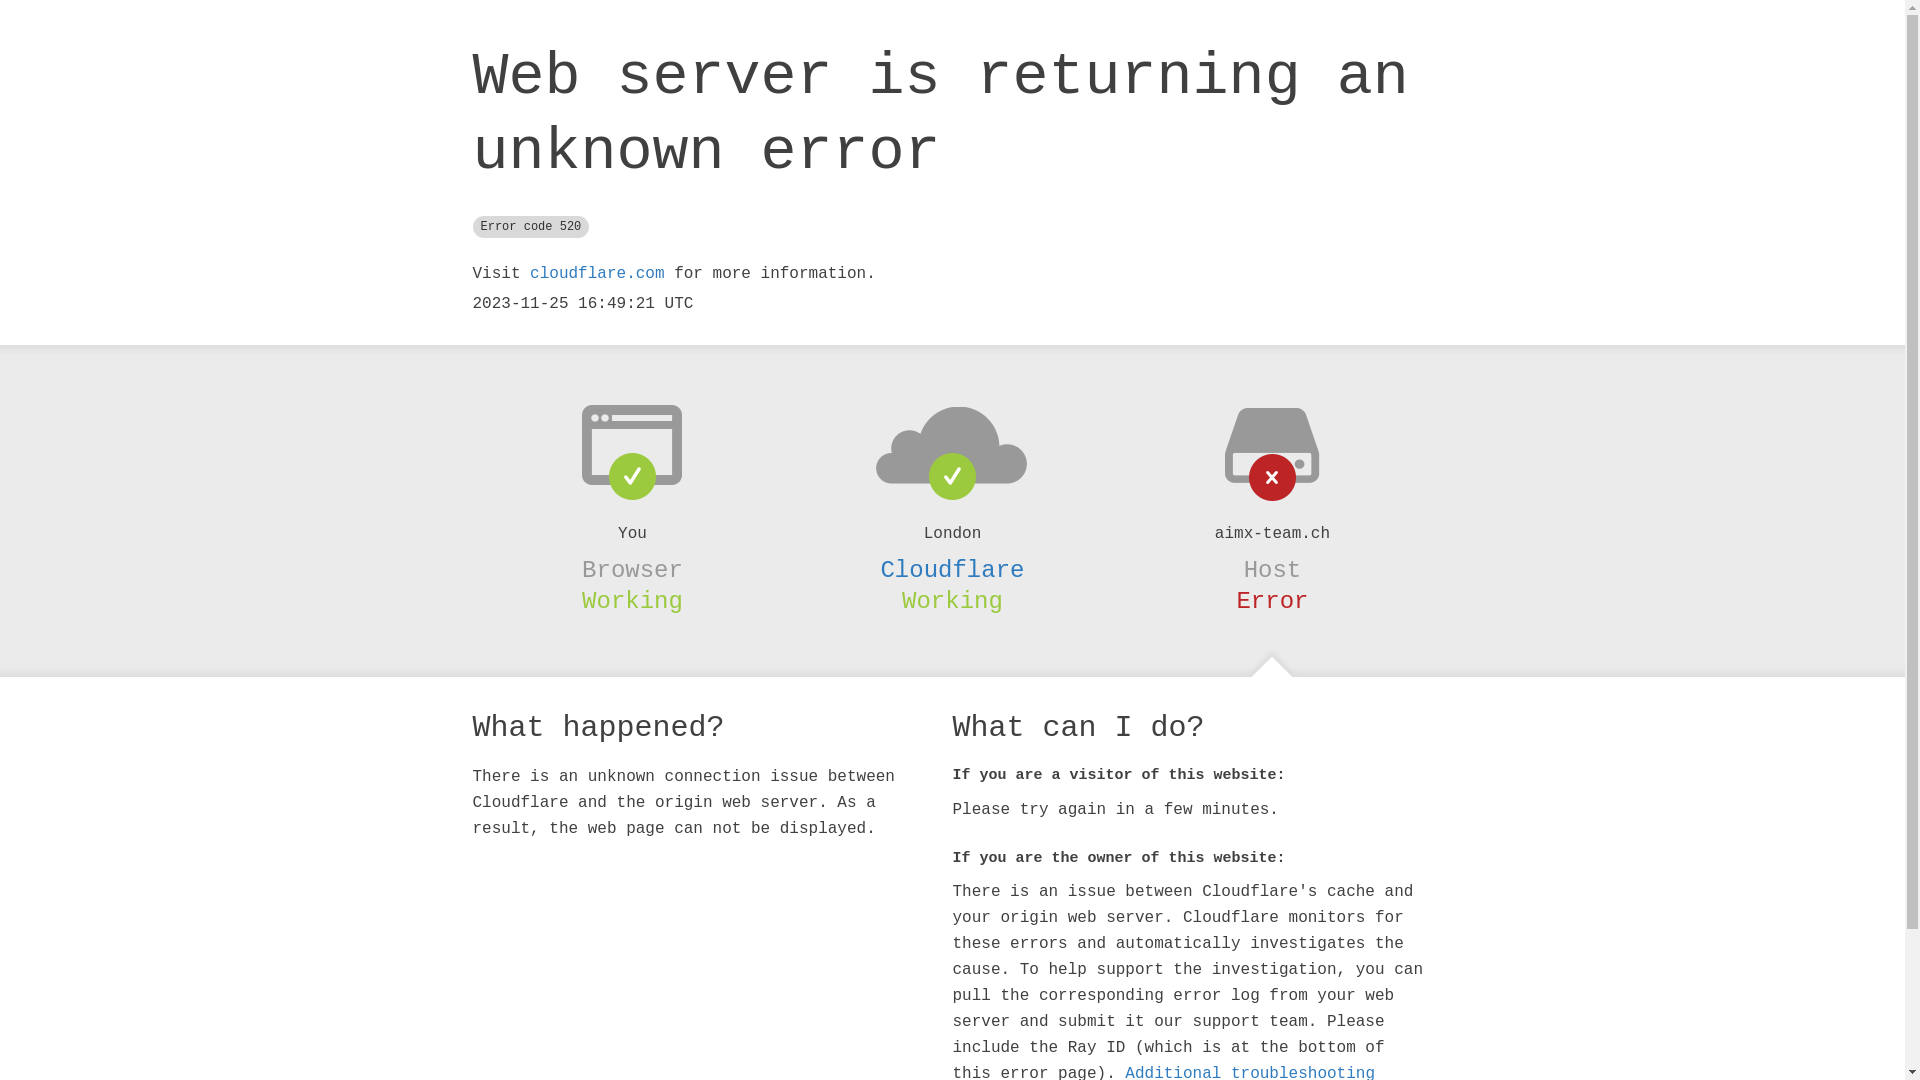  What do you see at coordinates (879, 570) in the screenshot?
I see `'Cloudflare'` at bounding box center [879, 570].